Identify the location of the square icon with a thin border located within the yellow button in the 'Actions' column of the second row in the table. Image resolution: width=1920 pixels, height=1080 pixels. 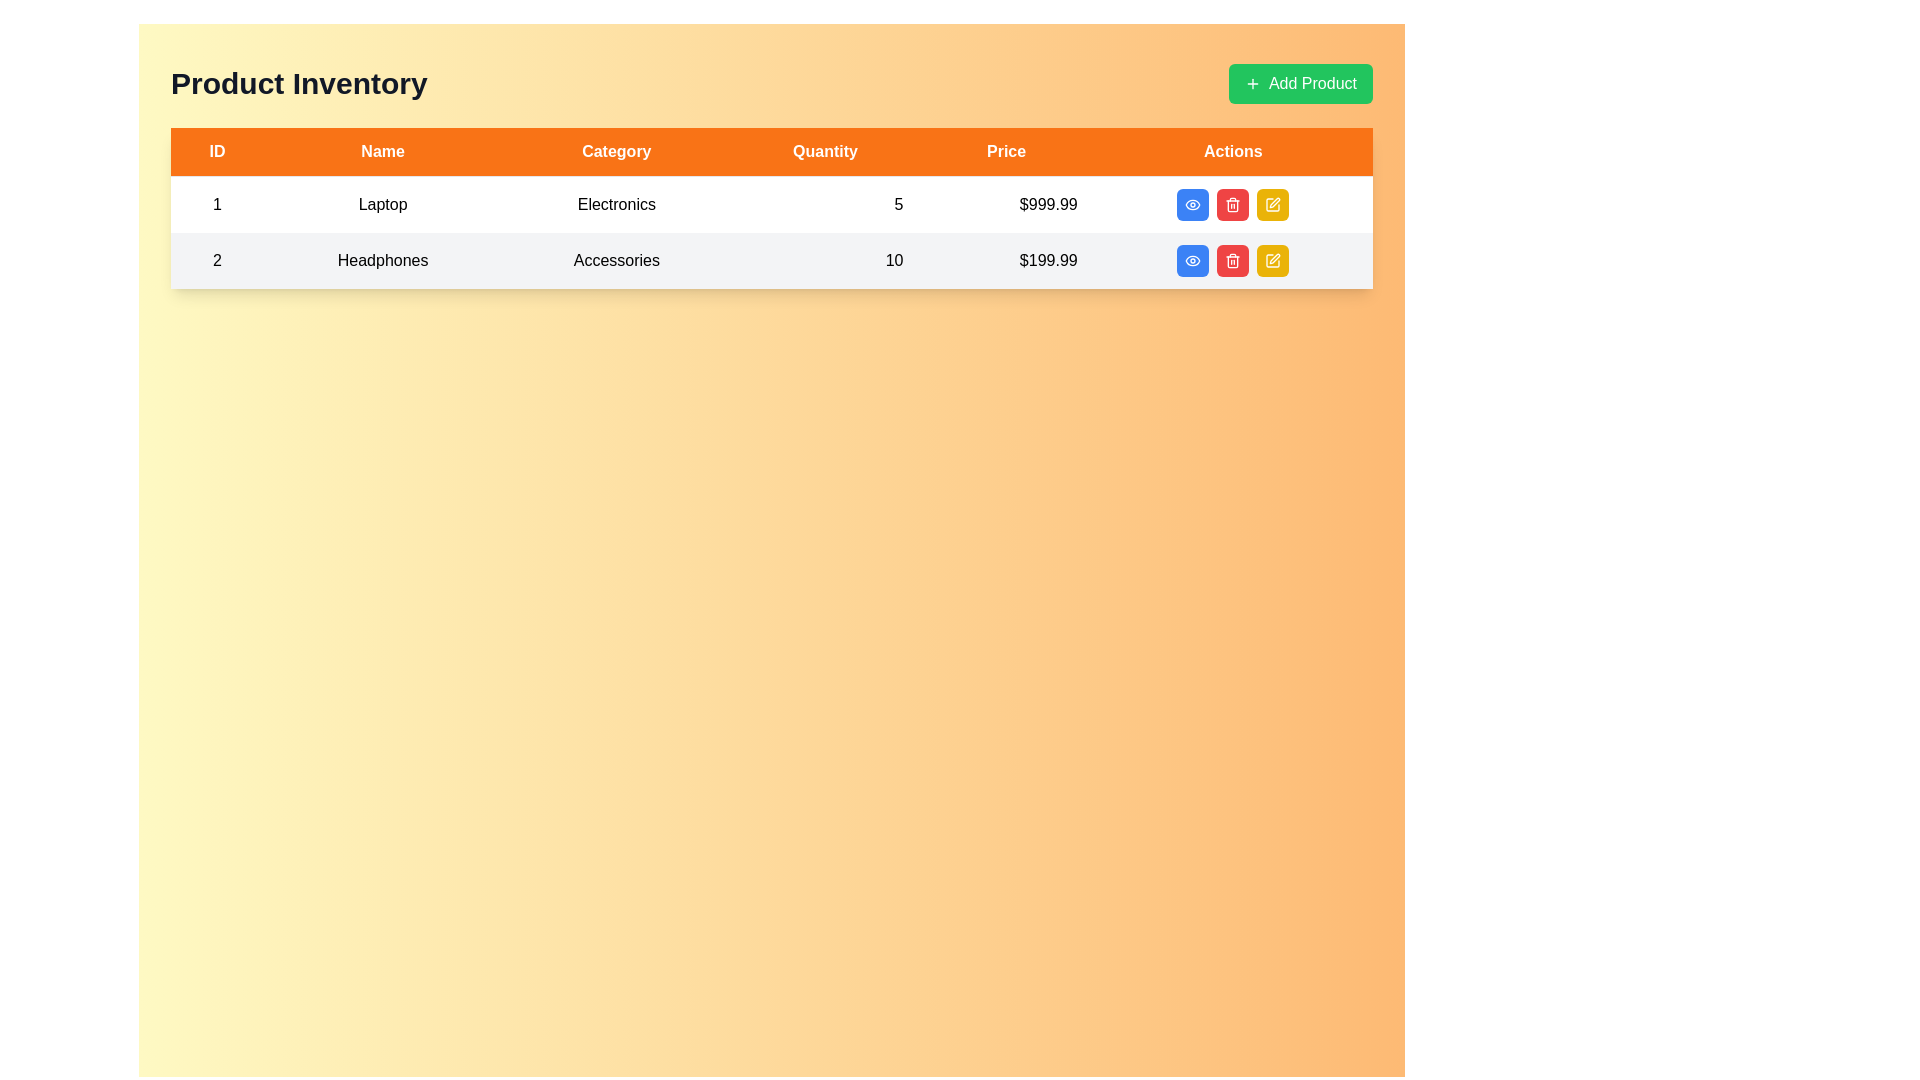
(1272, 260).